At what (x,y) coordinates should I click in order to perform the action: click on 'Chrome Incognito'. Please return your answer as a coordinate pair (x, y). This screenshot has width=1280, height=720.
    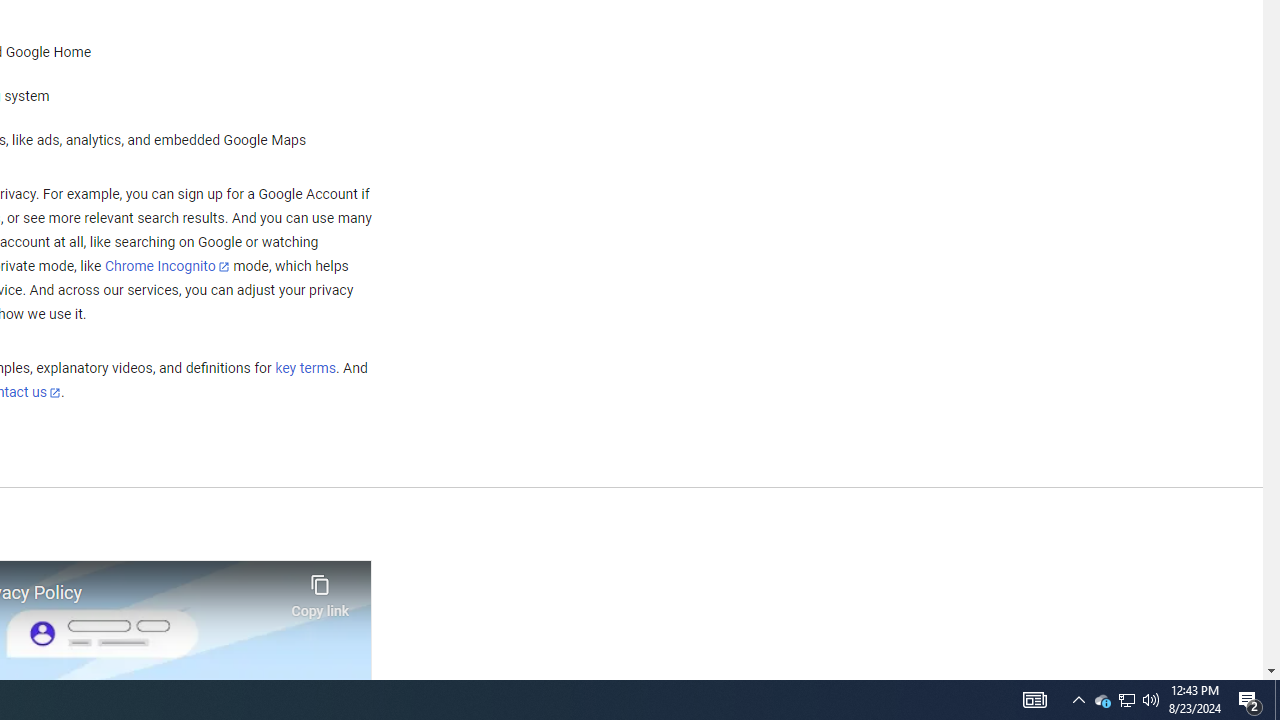
    Looking at the image, I should click on (167, 265).